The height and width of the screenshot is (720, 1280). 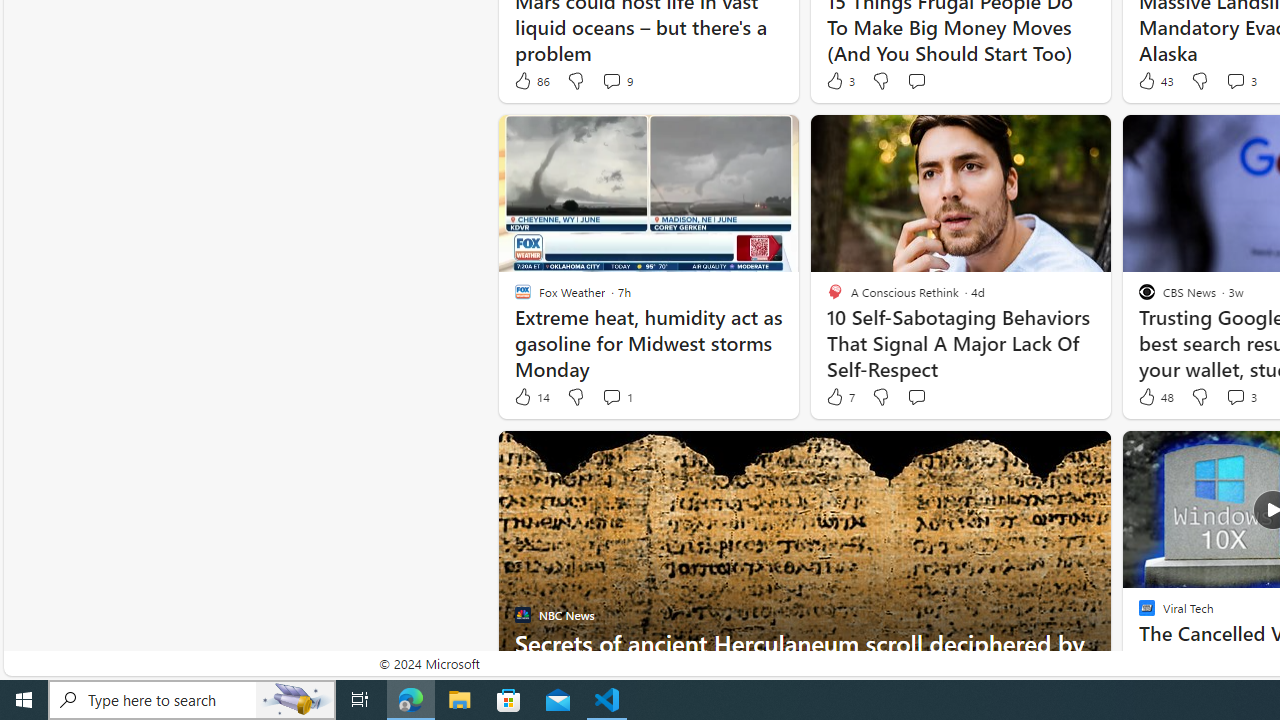 I want to click on '48 Like', so click(x=1154, y=397).